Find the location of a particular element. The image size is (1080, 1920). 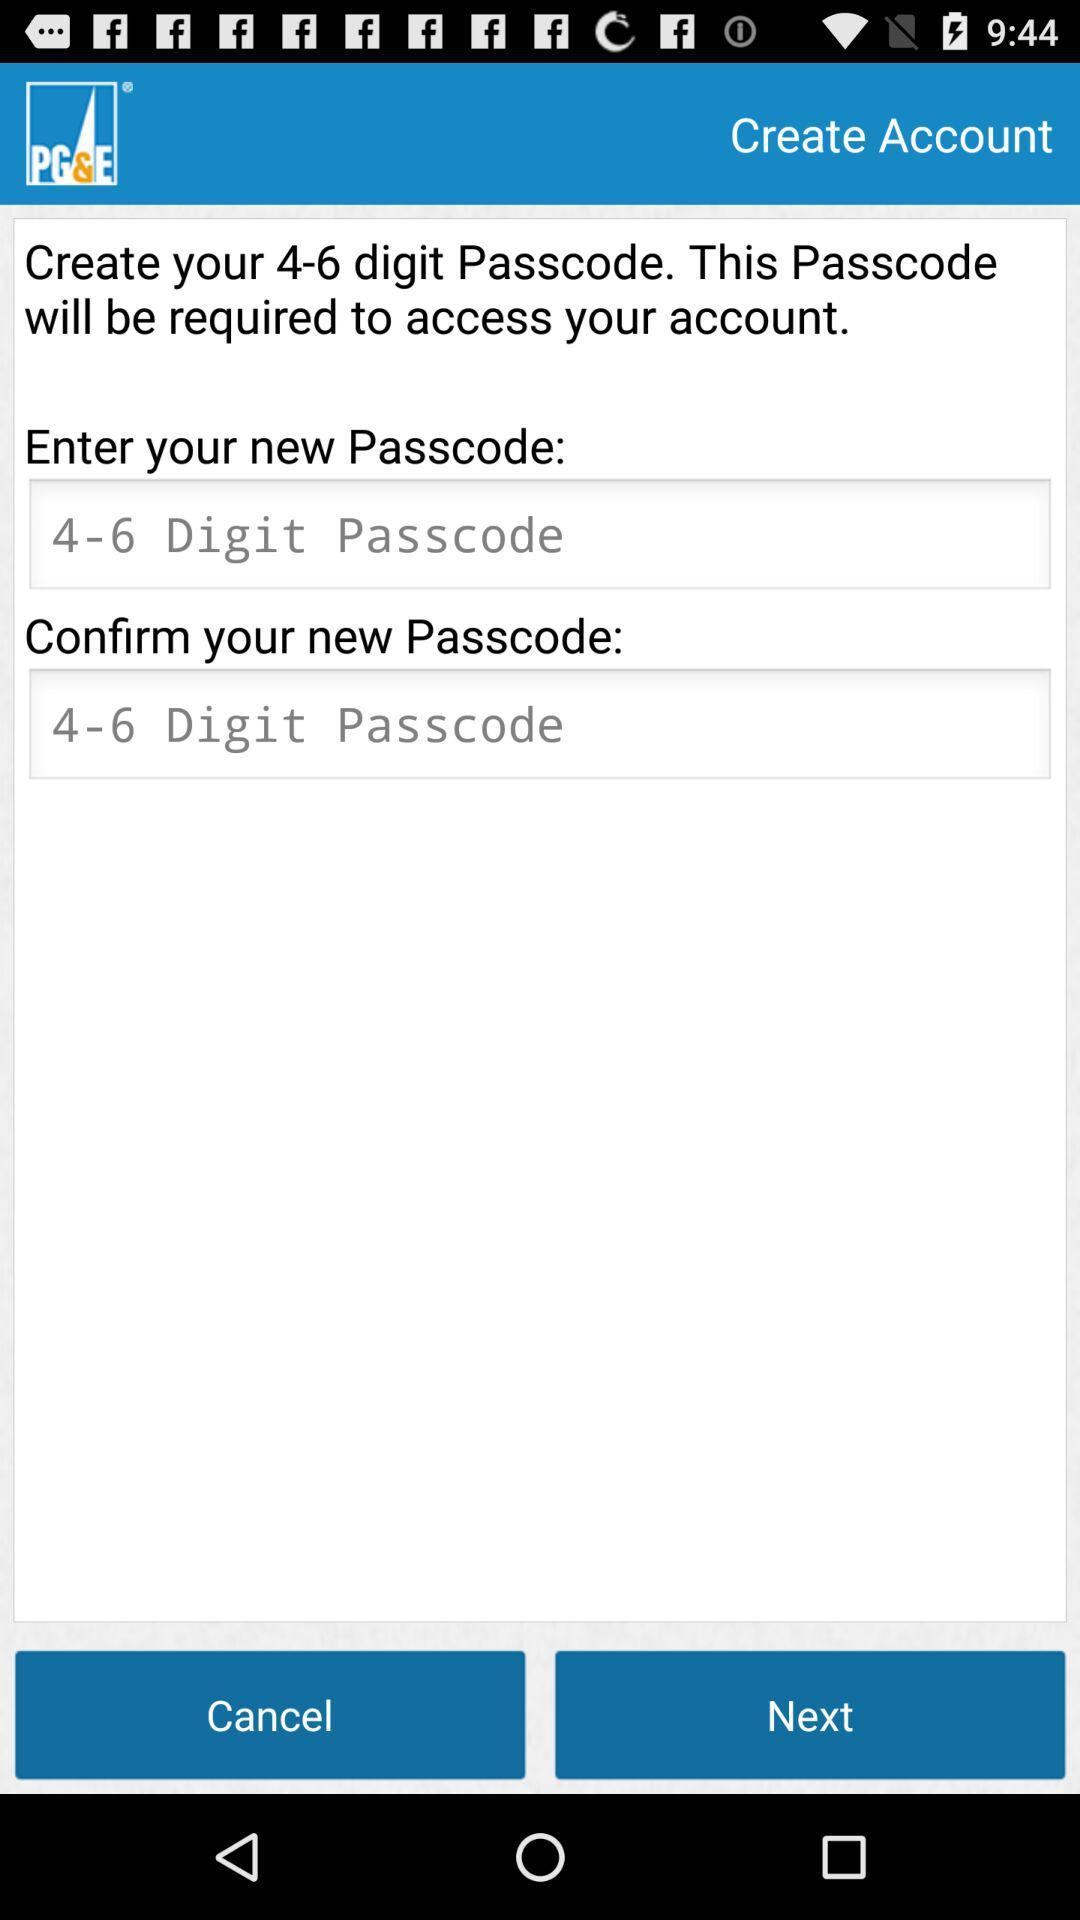

the button next to next is located at coordinates (270, 1713).